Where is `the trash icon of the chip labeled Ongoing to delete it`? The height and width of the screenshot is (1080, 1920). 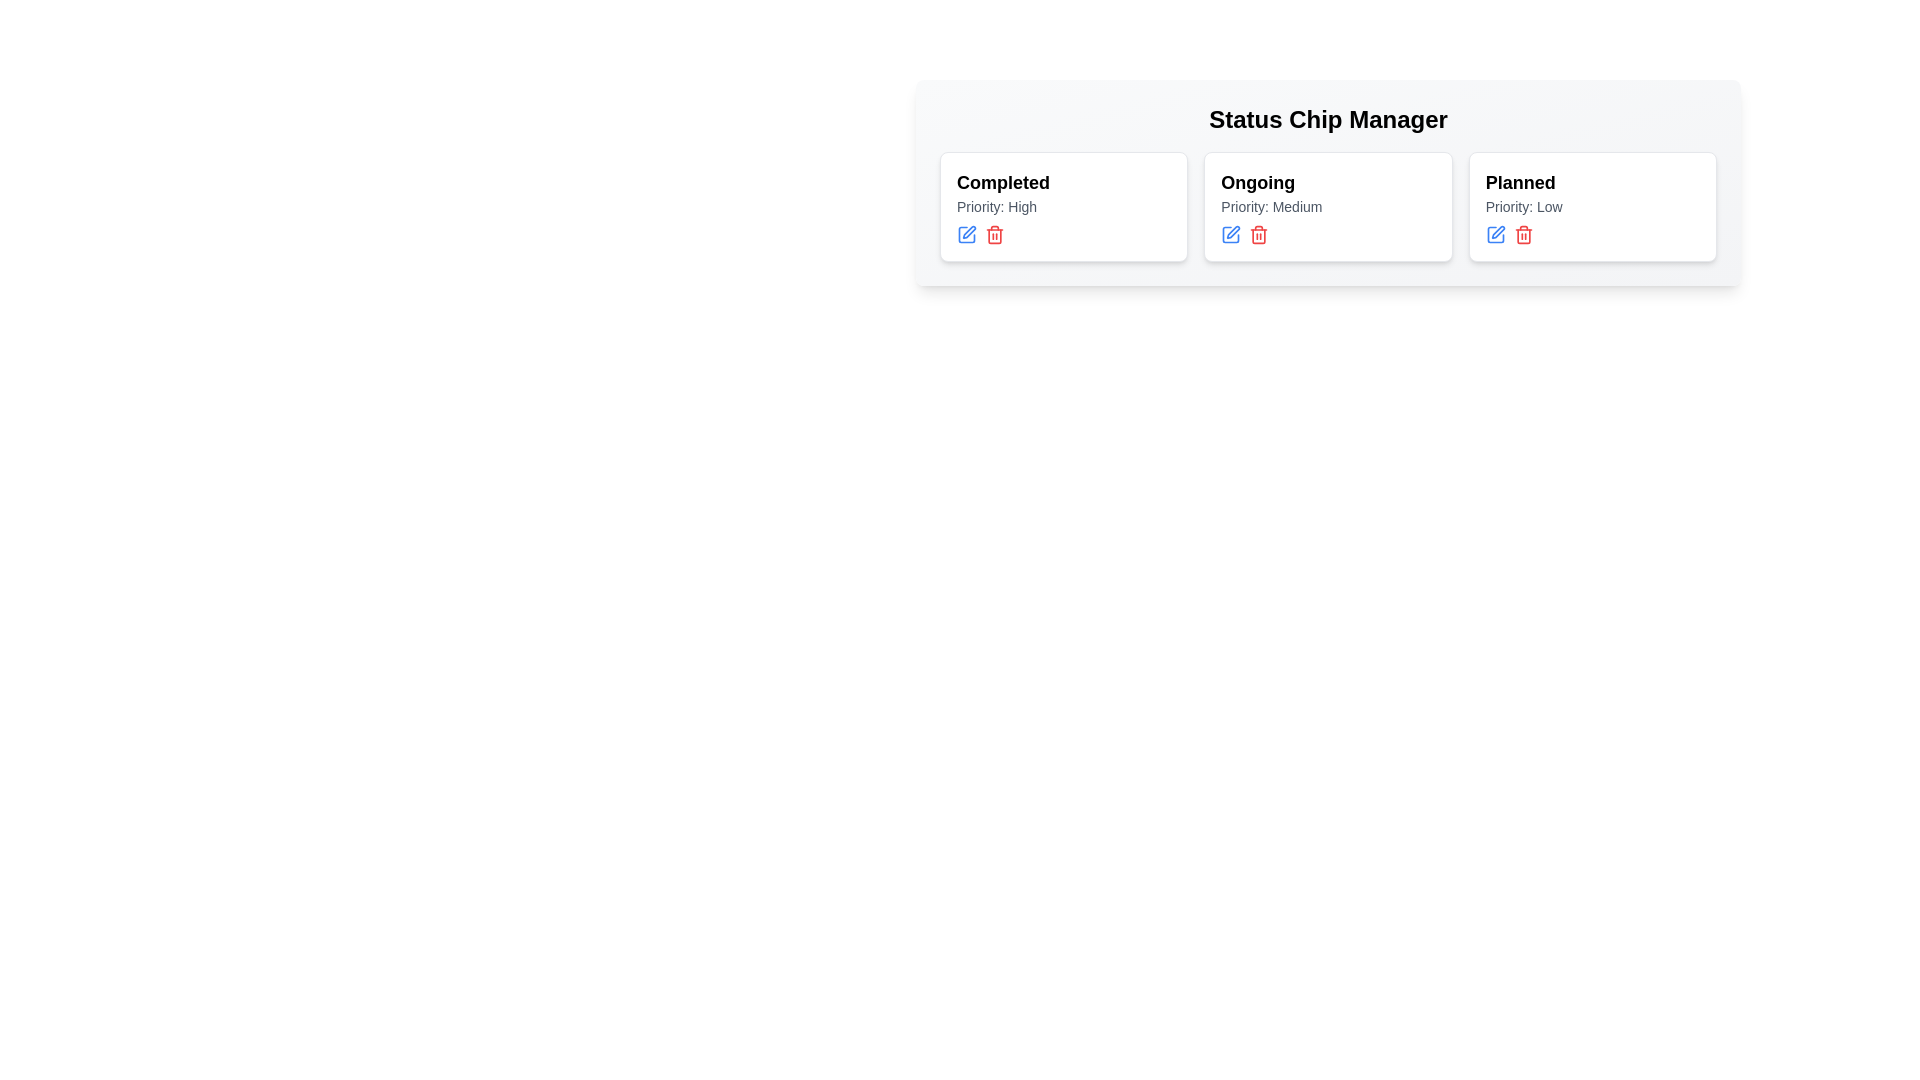 the trash icon of the chip labeled Ongoing to delete it is located at coordinates (1257, 234).